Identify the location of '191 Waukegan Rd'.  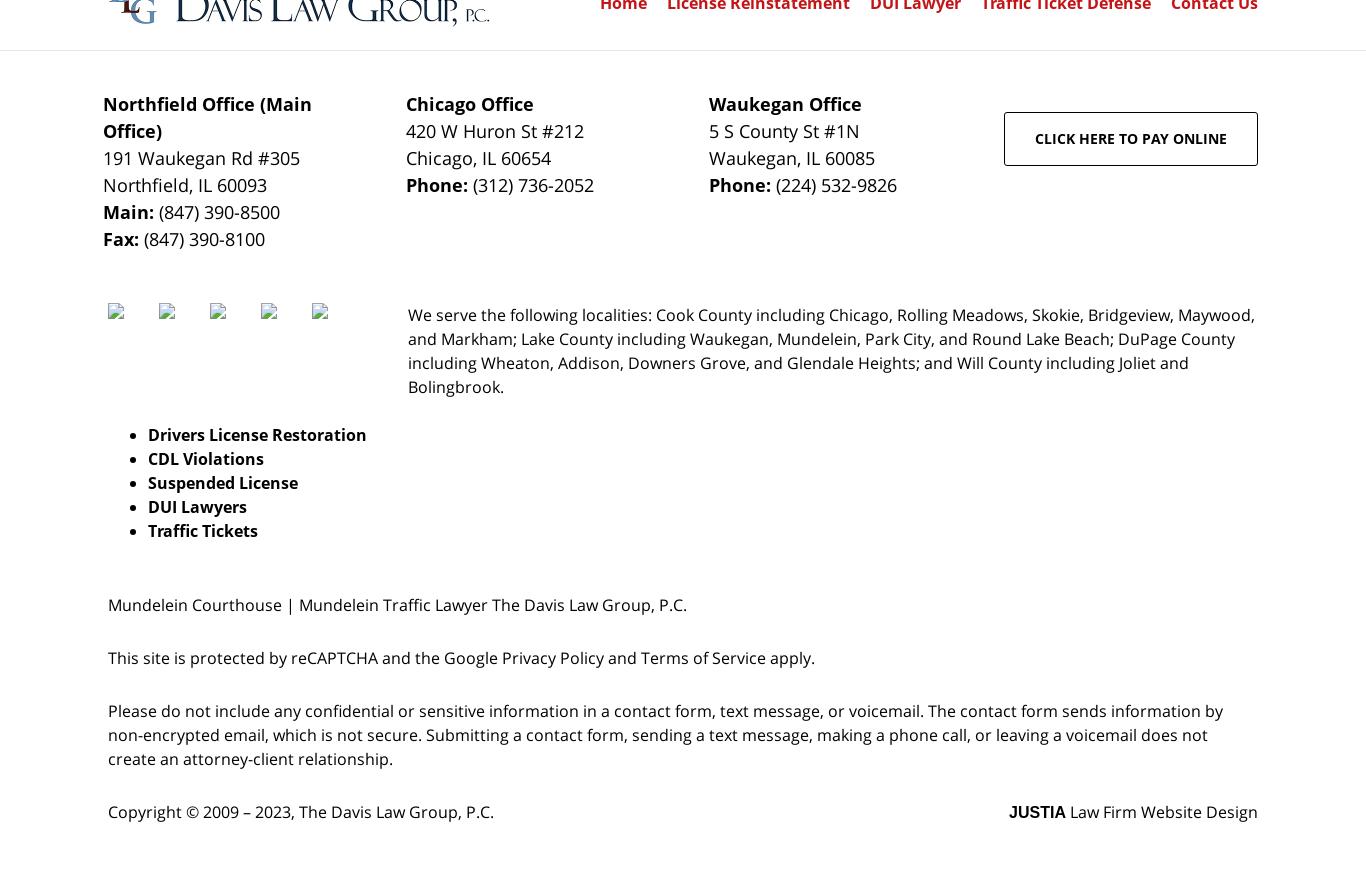
(178, 157).